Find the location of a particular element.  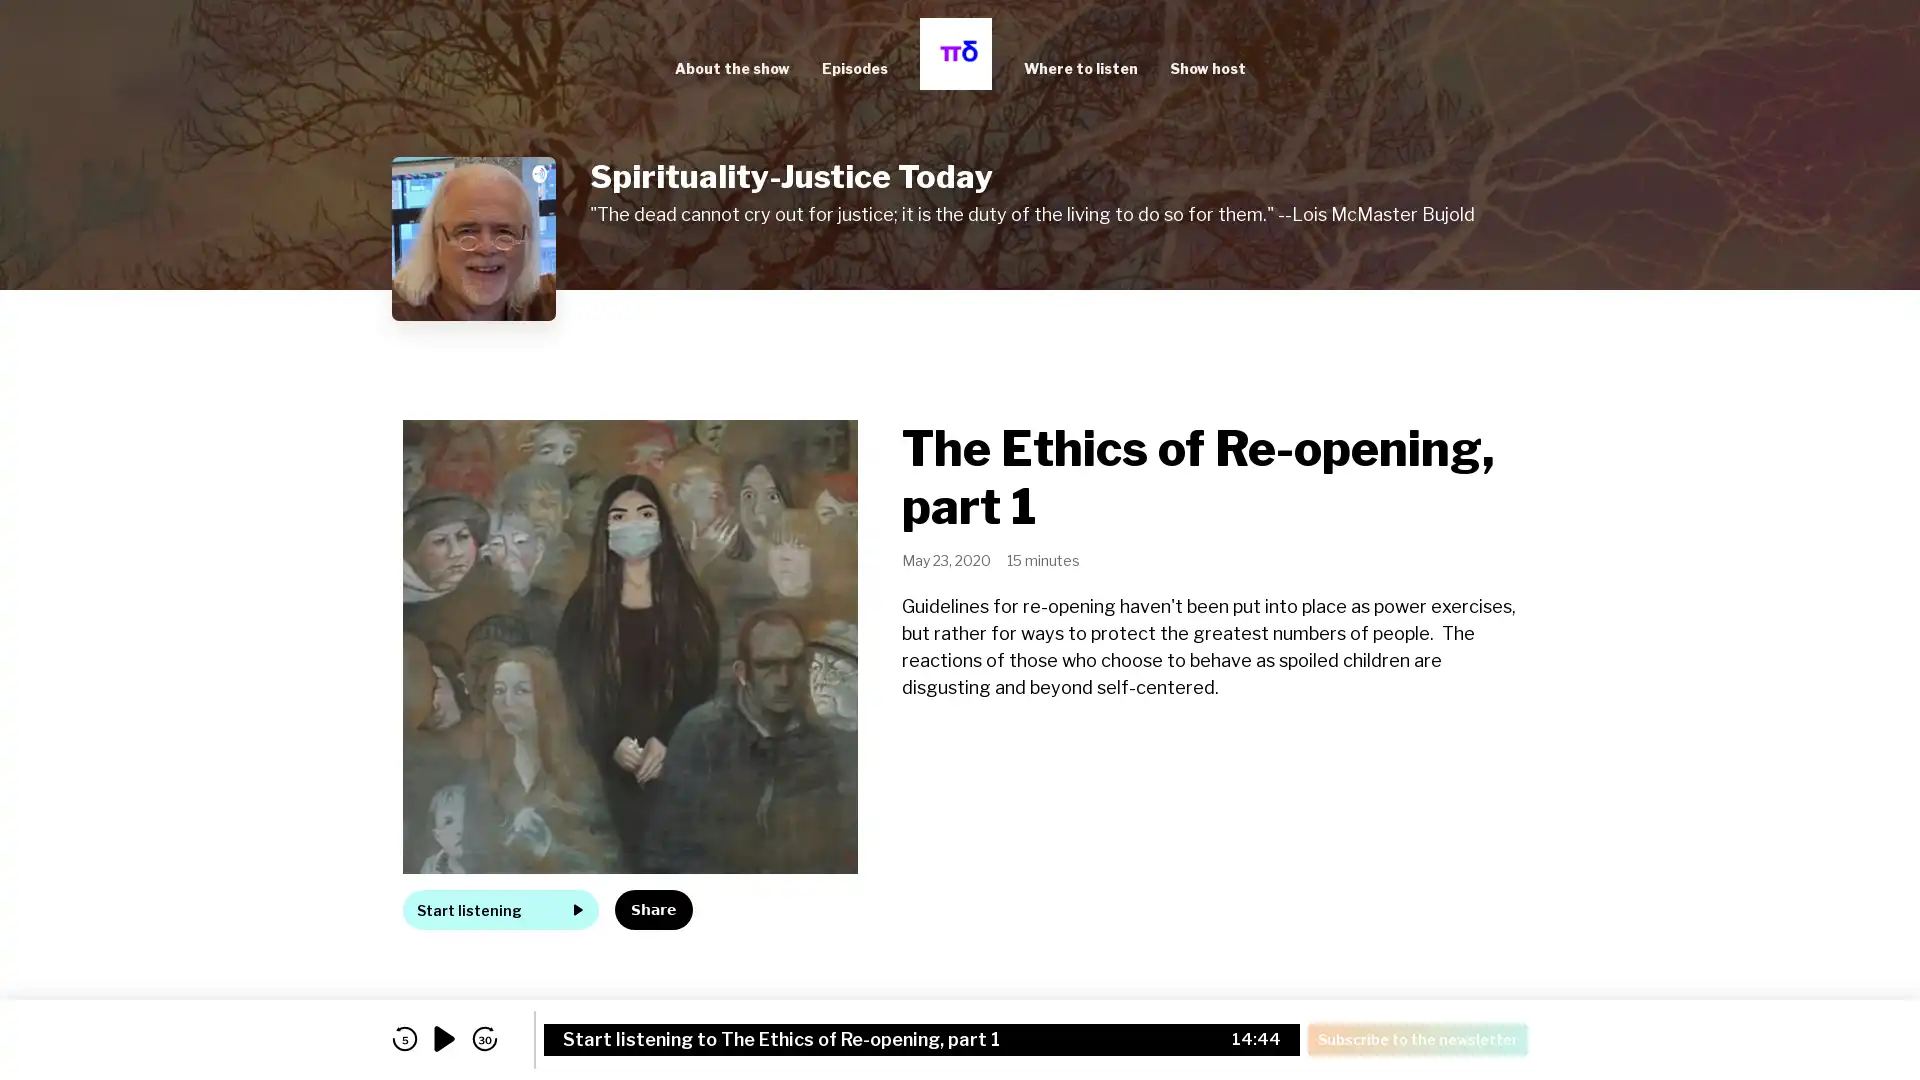

skip forward 30 seconds is located at coordinates (484, 1038).